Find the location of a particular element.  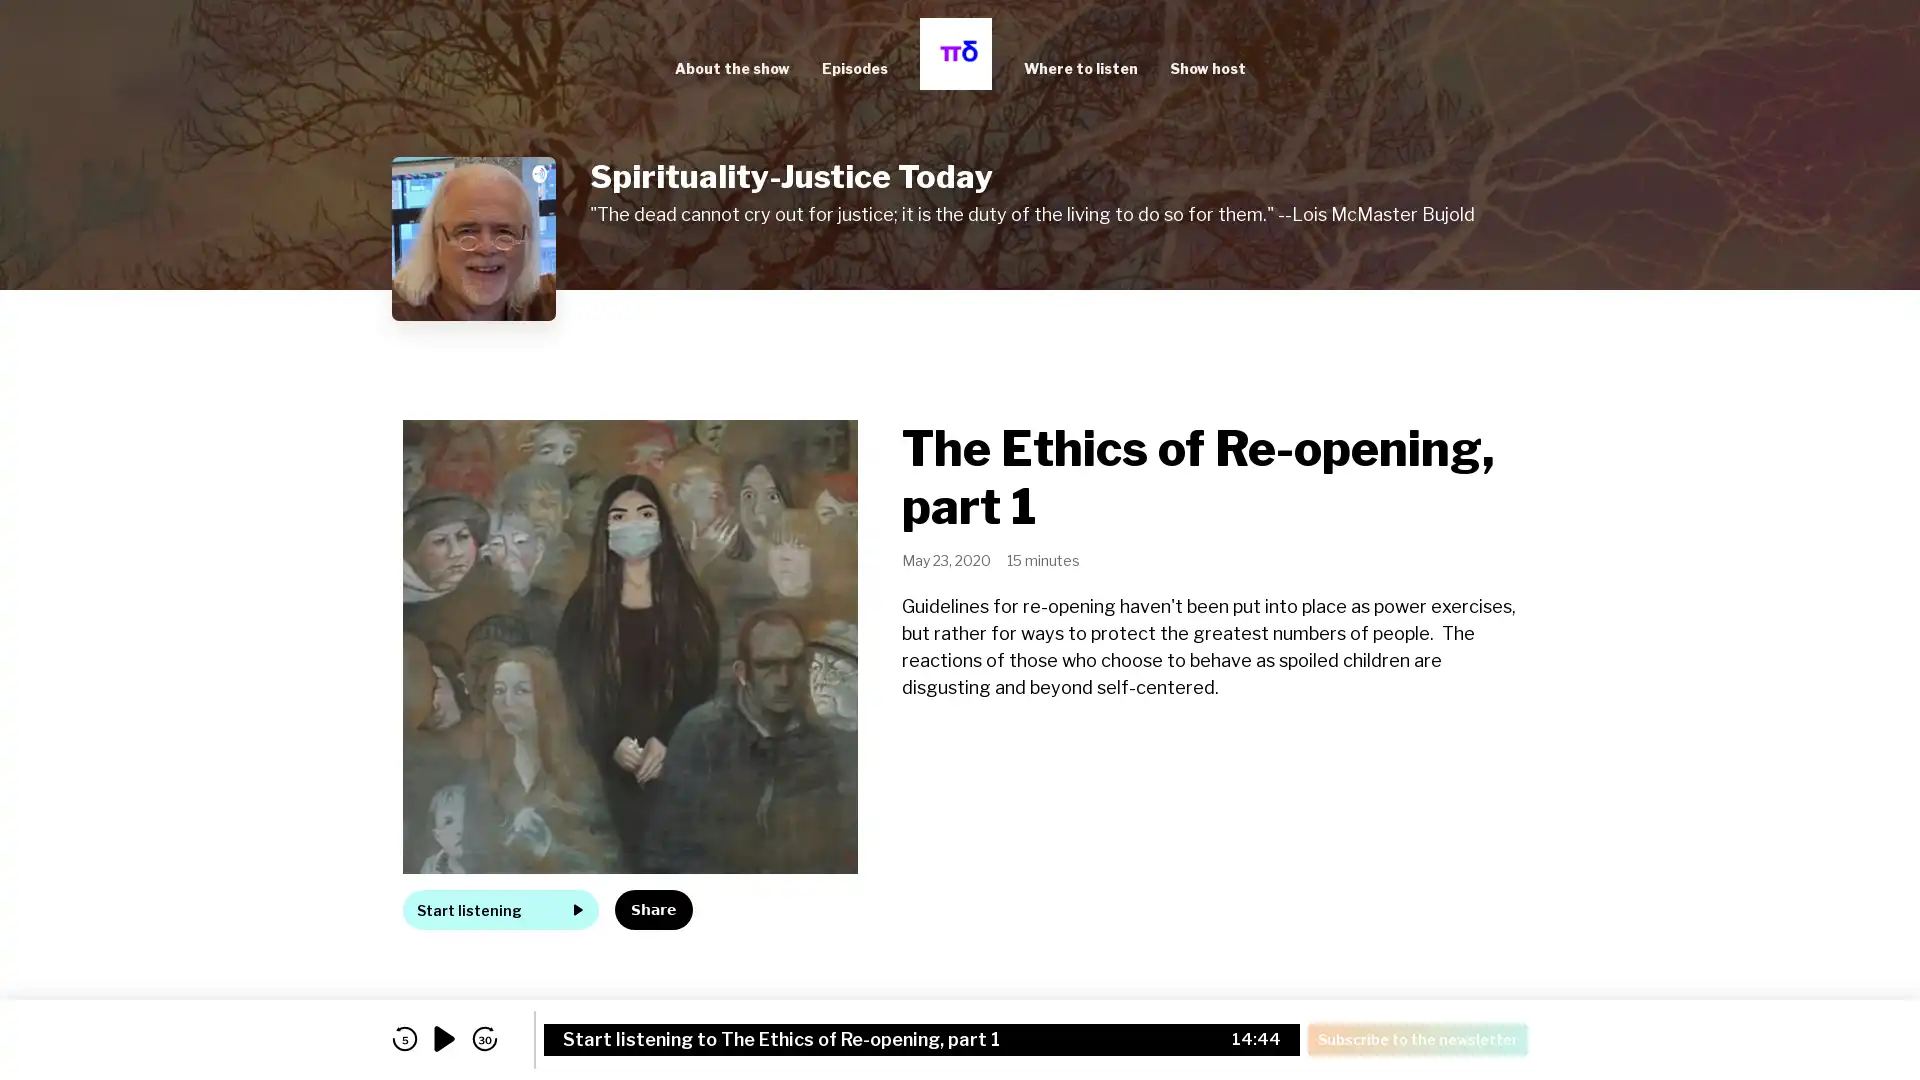

skip forward 30 seconds is located at coordinates (484, 1038).